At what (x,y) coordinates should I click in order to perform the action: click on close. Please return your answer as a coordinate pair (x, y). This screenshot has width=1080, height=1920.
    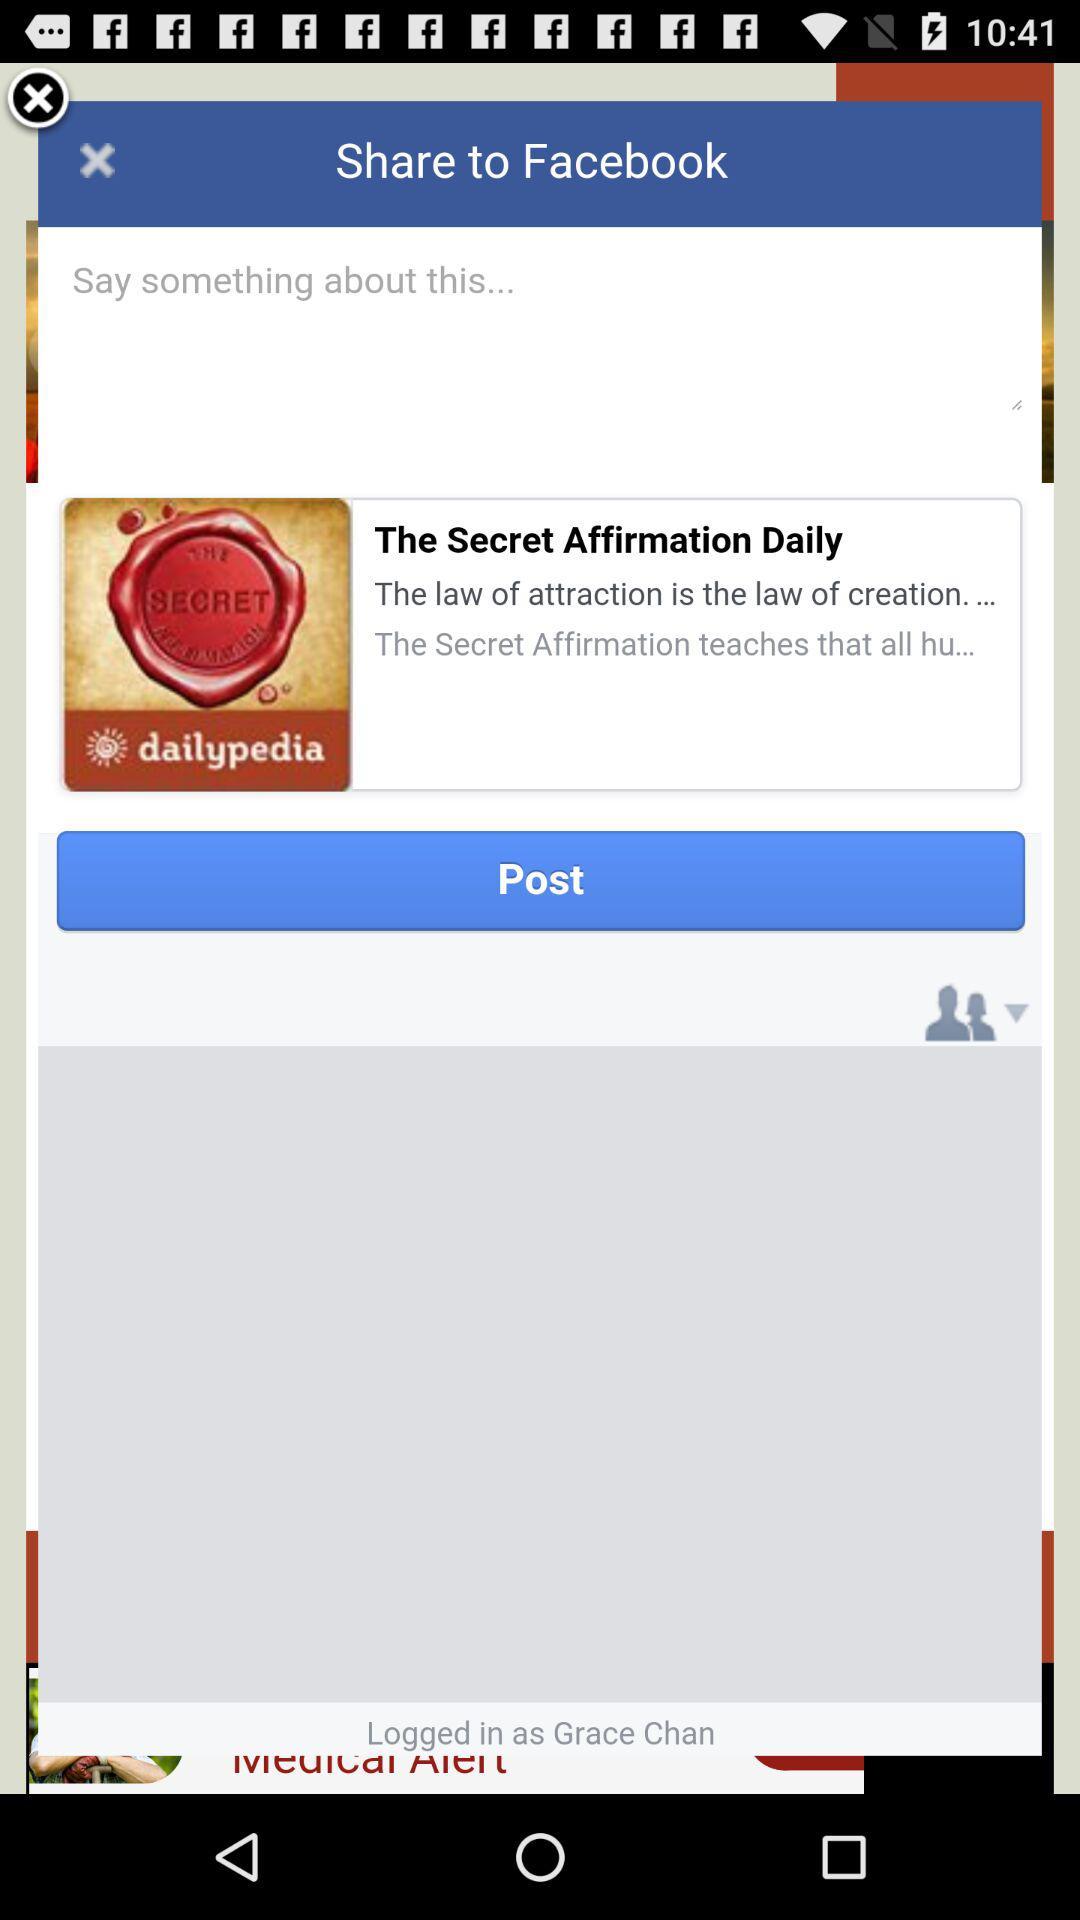
    Looking at the image, I should click on (38, 100).